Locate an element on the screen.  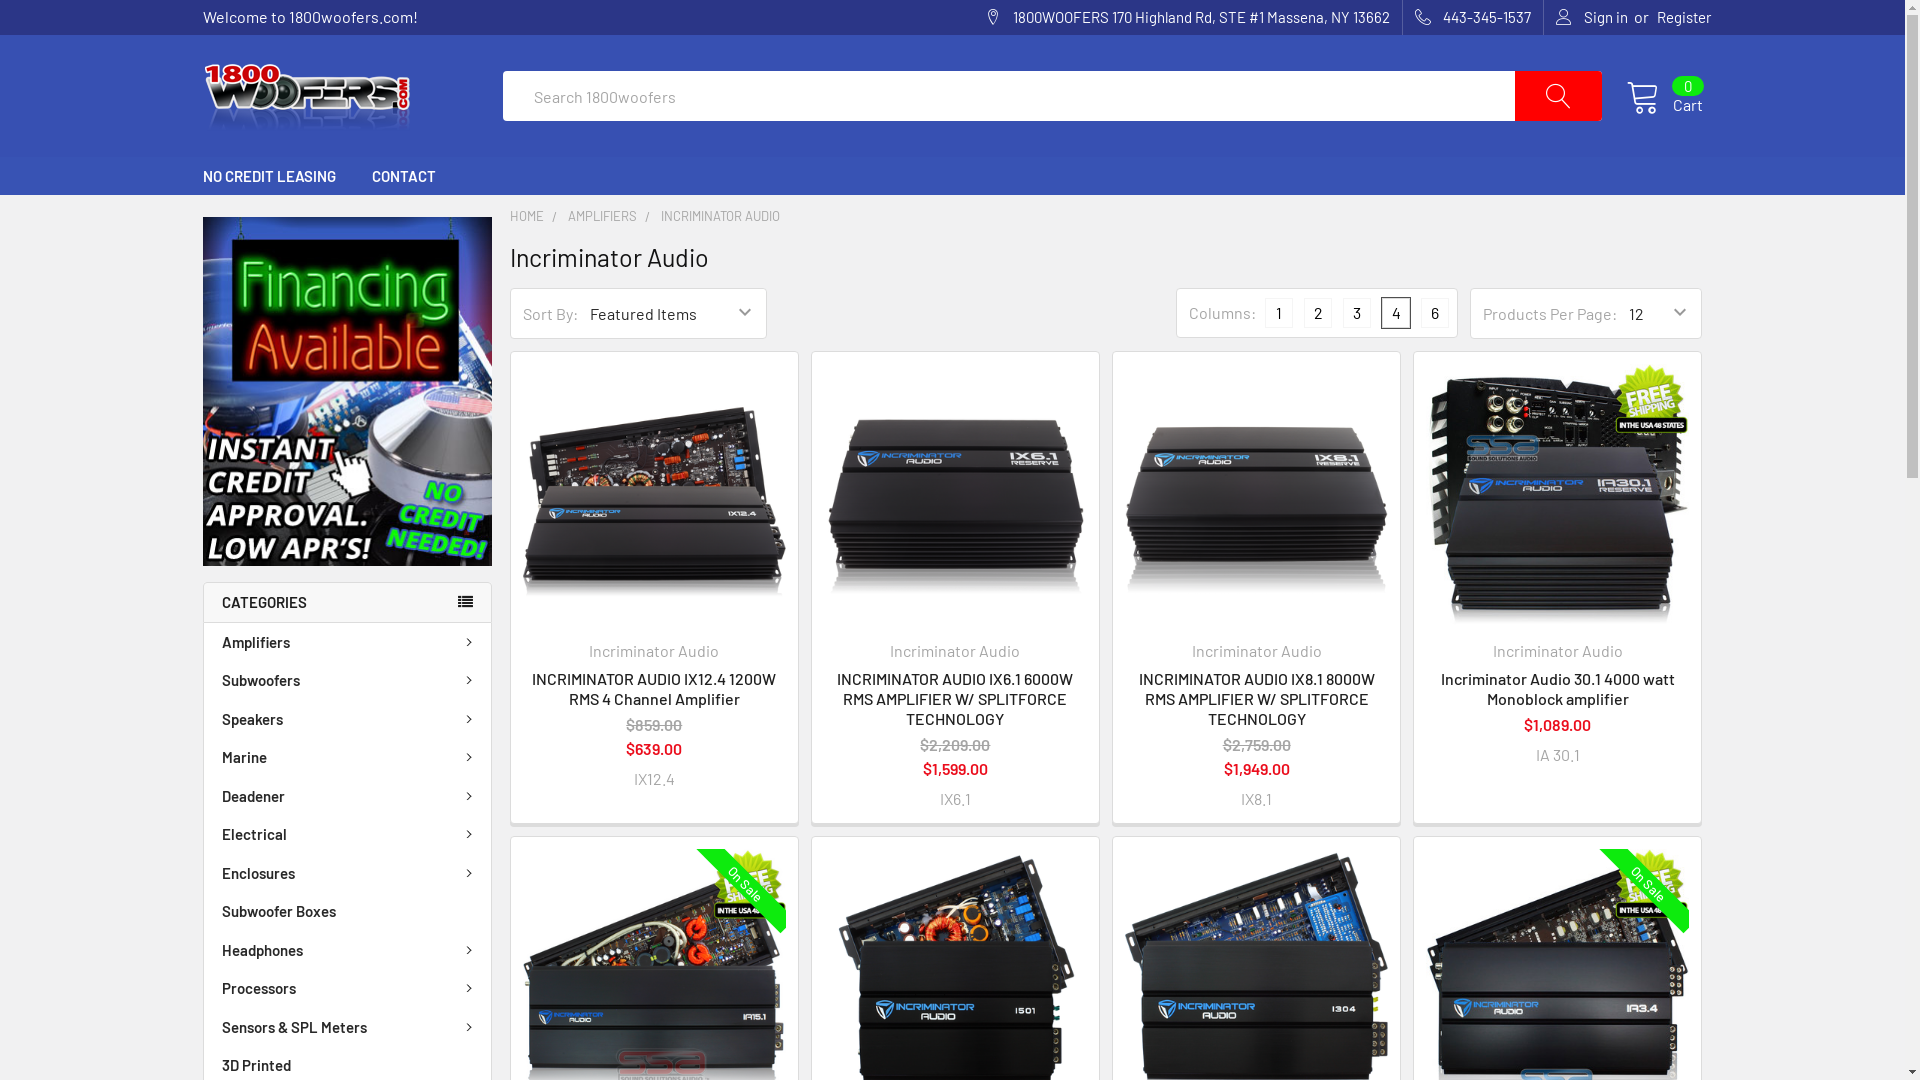
'INCRIMINATOR AUDIO IX12.4 1200W RMS 4 Channel Amplifier' is located at coordinates (654, 495).